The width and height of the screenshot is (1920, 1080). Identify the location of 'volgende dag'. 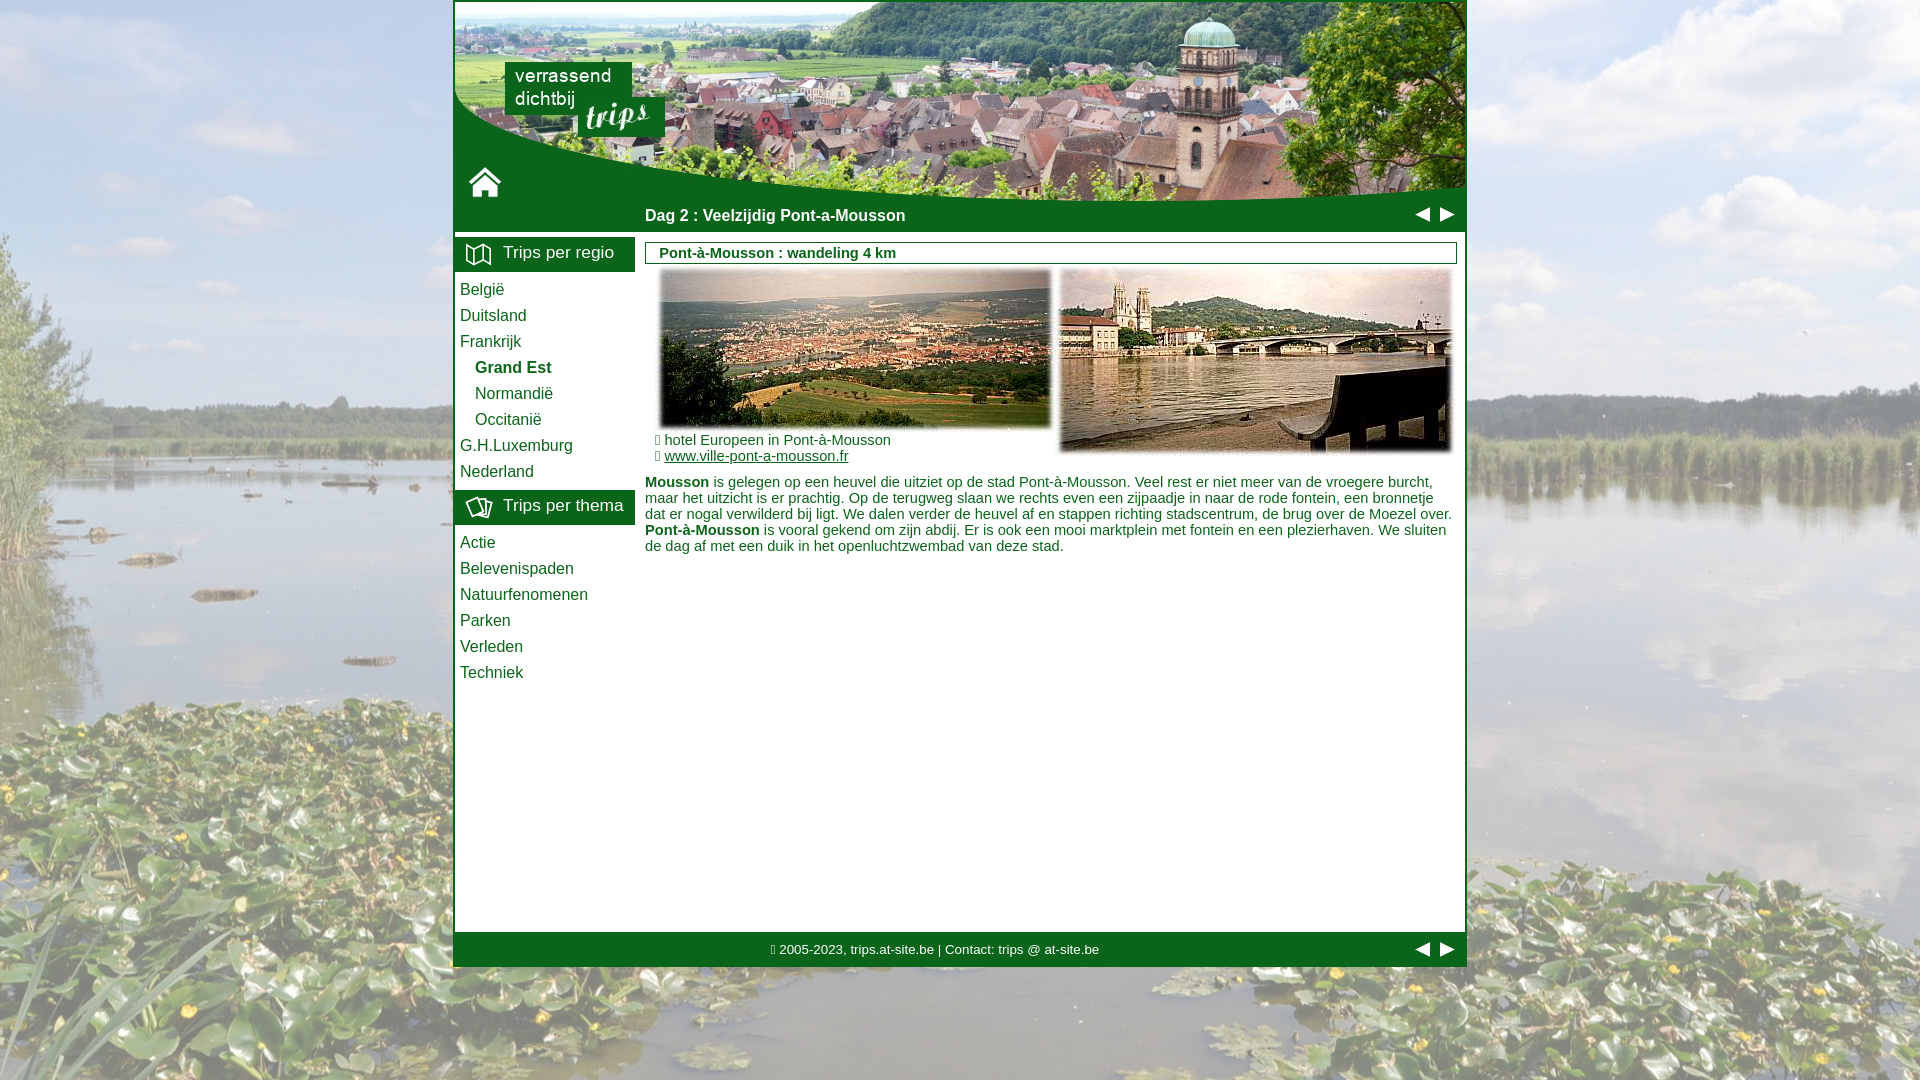
(1440, 948).